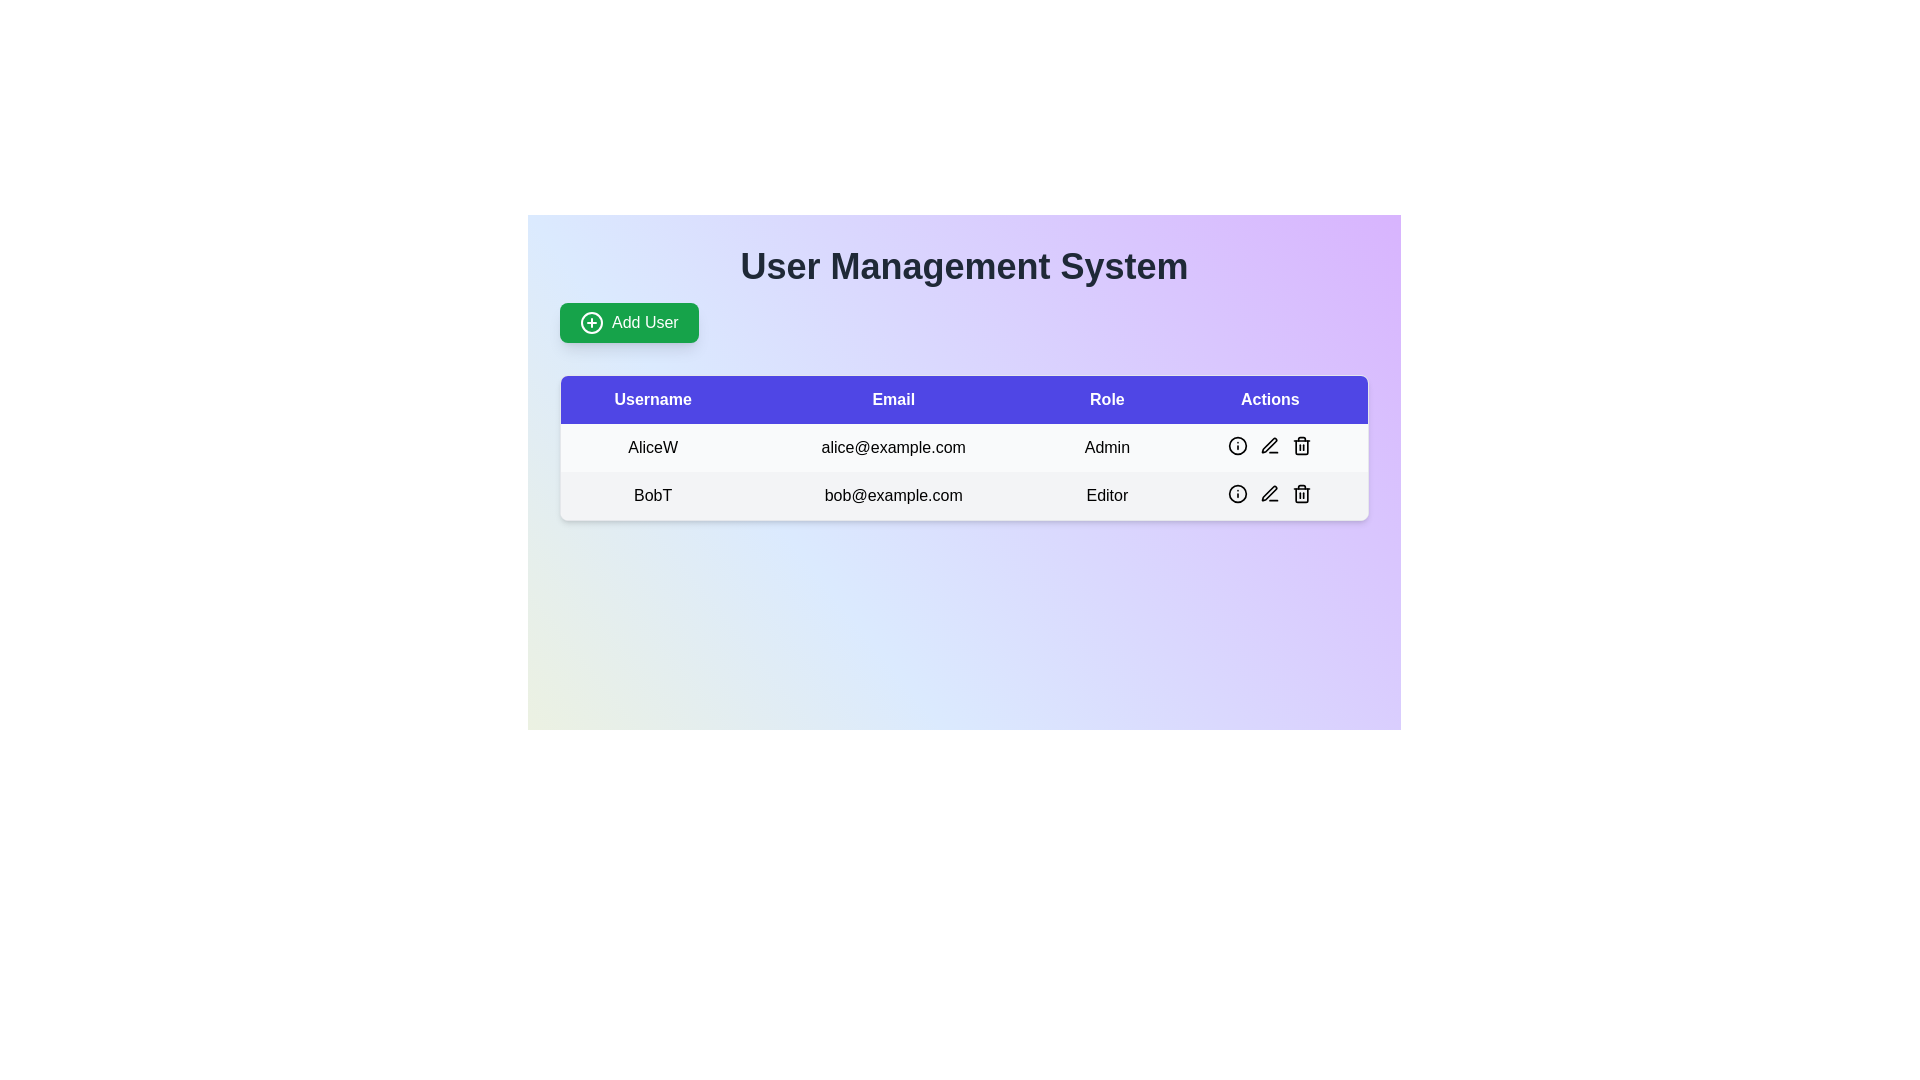 This screenshot has height=1080, width=1920. What do you see at coordinates (1268, 493) in the screenshot?
I see `the icon button shaped like a diagonal pen symbol in the Actions column of the second row of the user management table` at bounding box center [1268, 493].